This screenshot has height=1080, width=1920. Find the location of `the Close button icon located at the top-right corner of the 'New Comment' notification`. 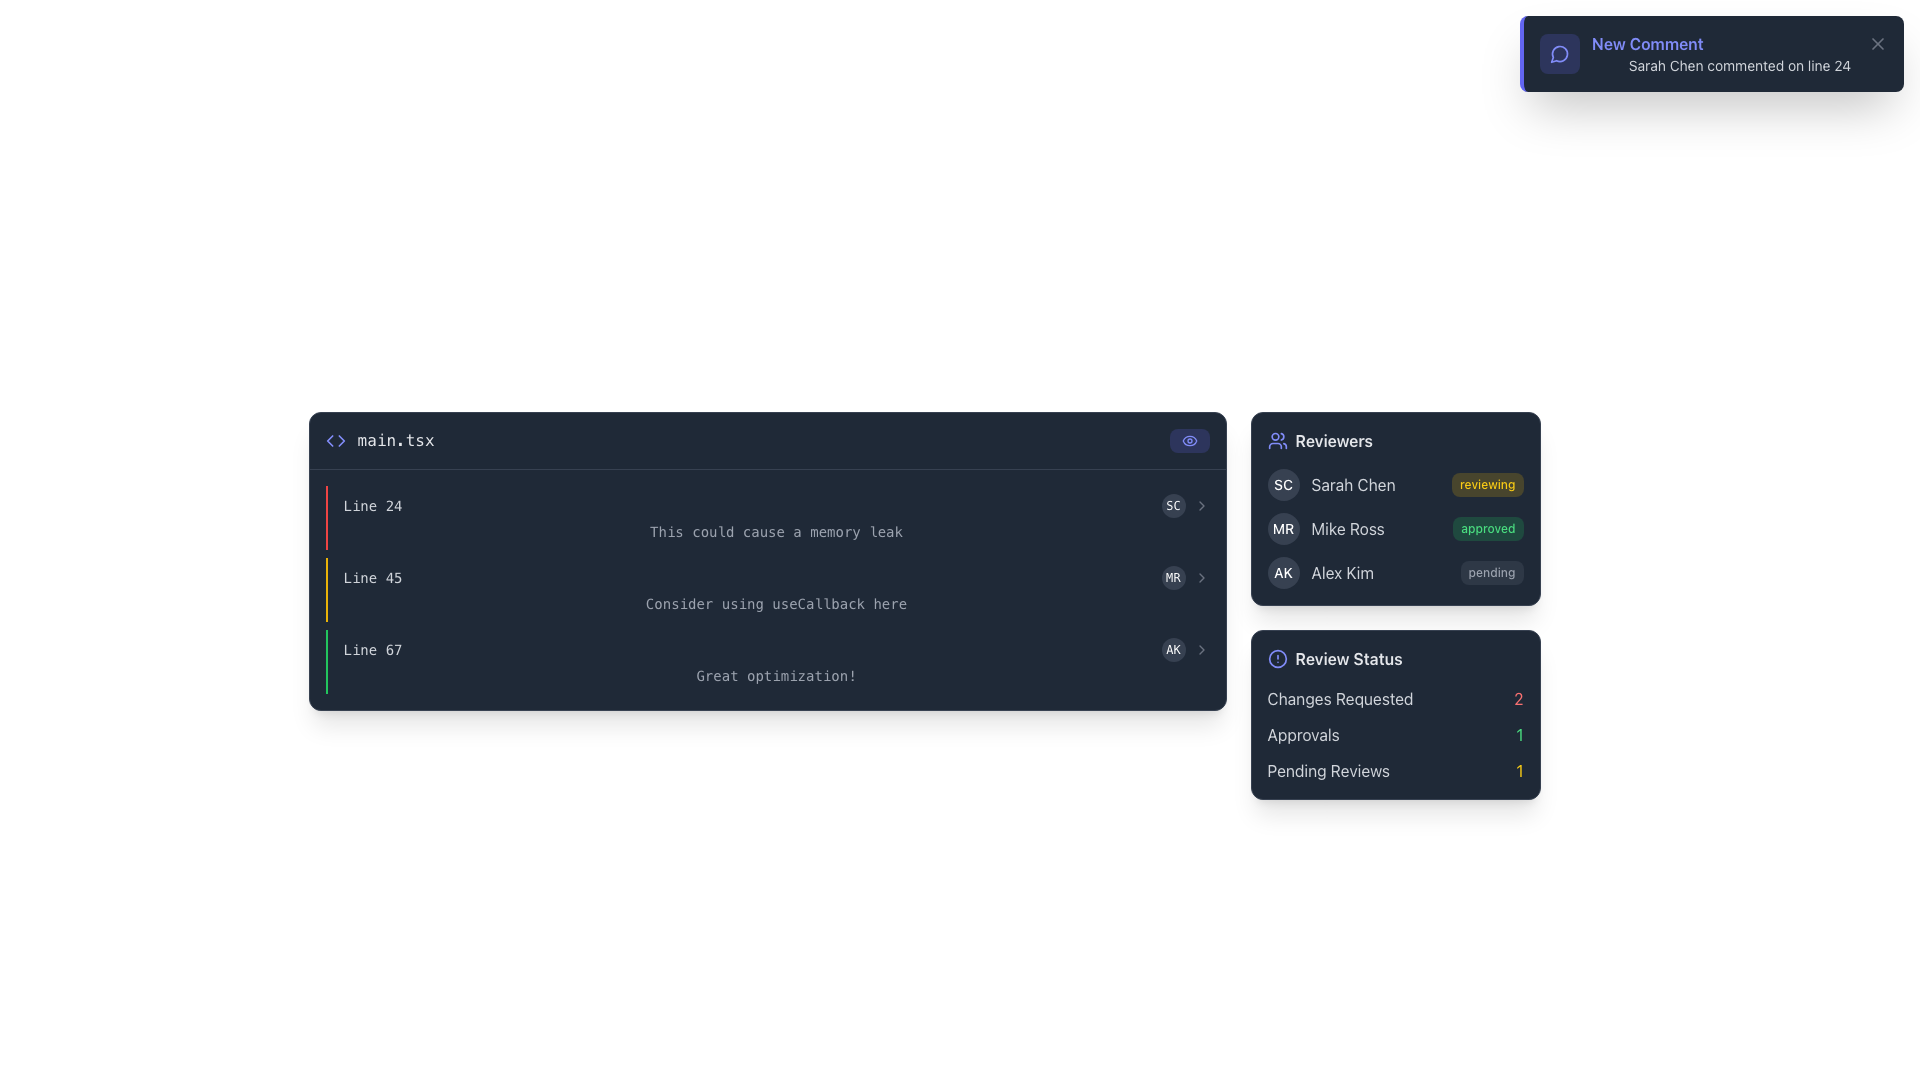

the Close button icon located at the top-right corner of the 'New Comment' notification is located at coordinates (1876, 43).